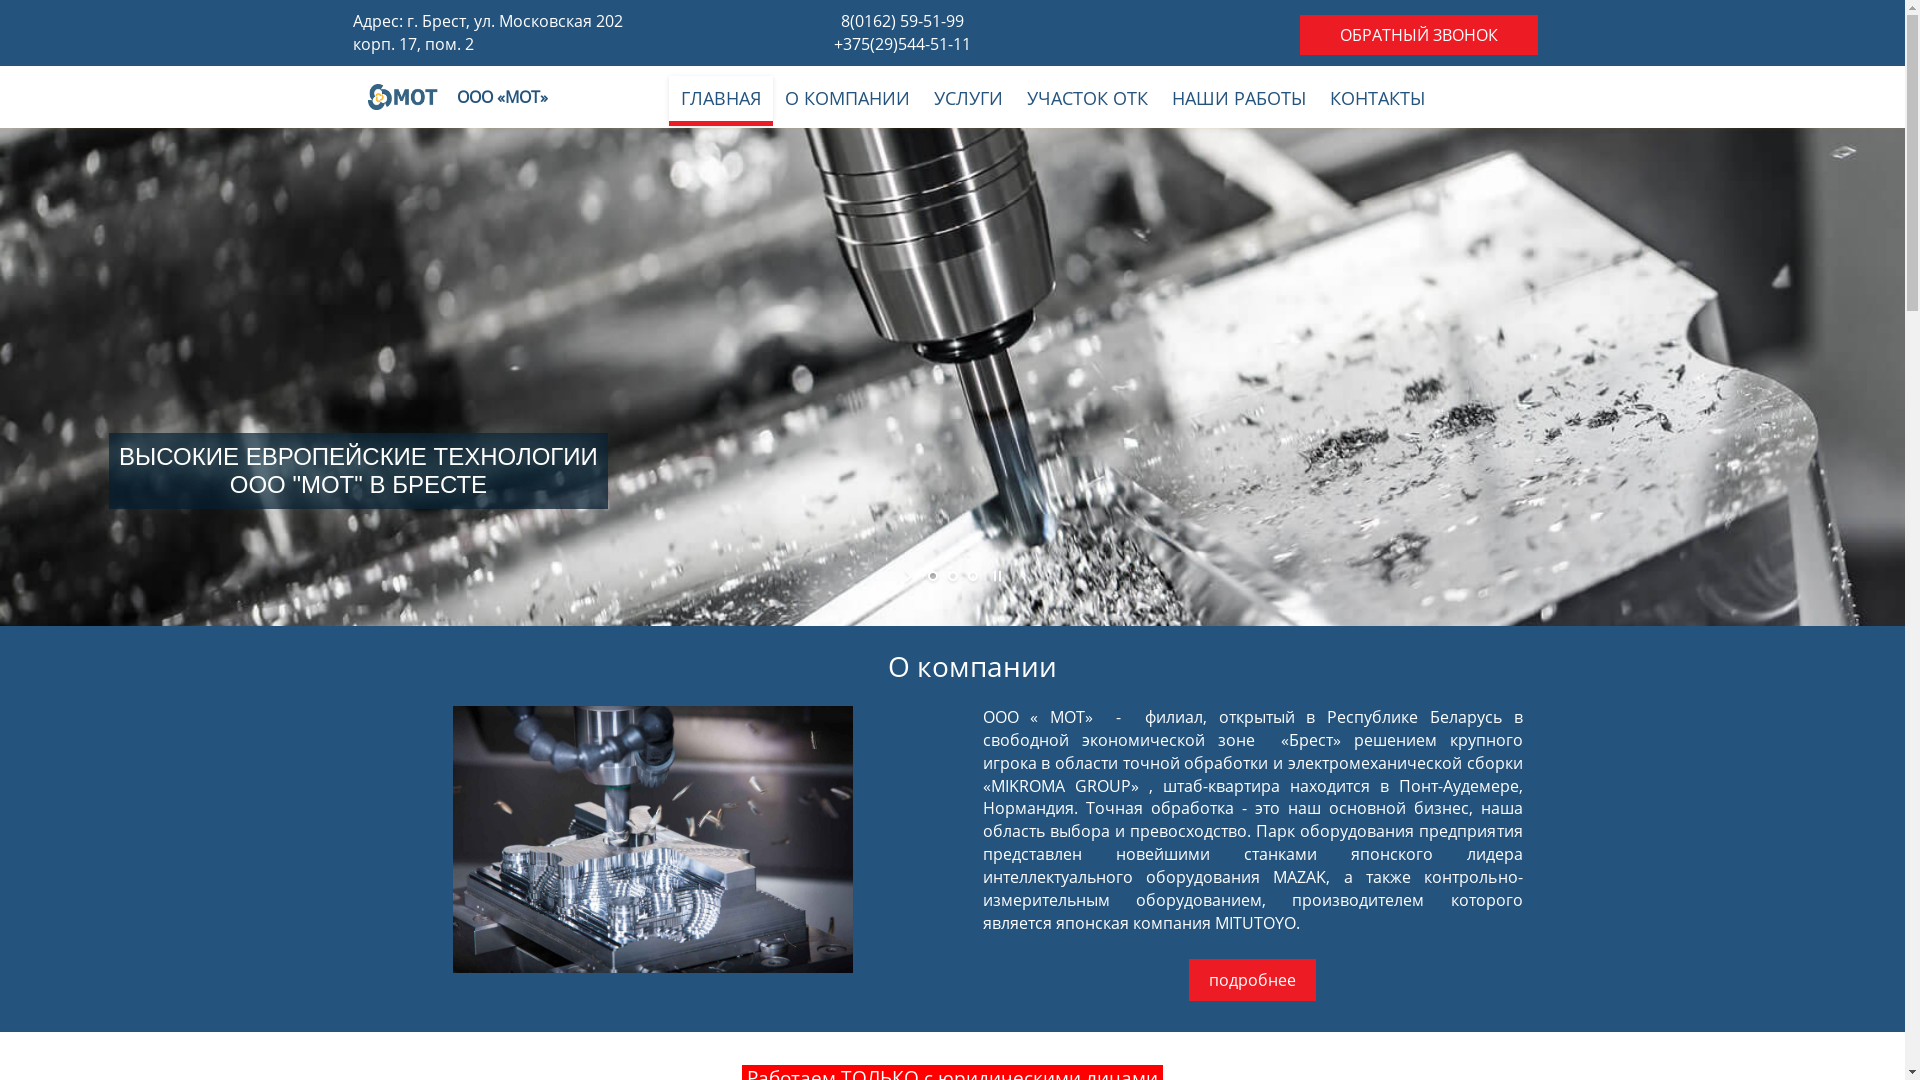 The image size is (1920, 1080). I want to click on '+375(29)544-51-11', so click(901, 43).